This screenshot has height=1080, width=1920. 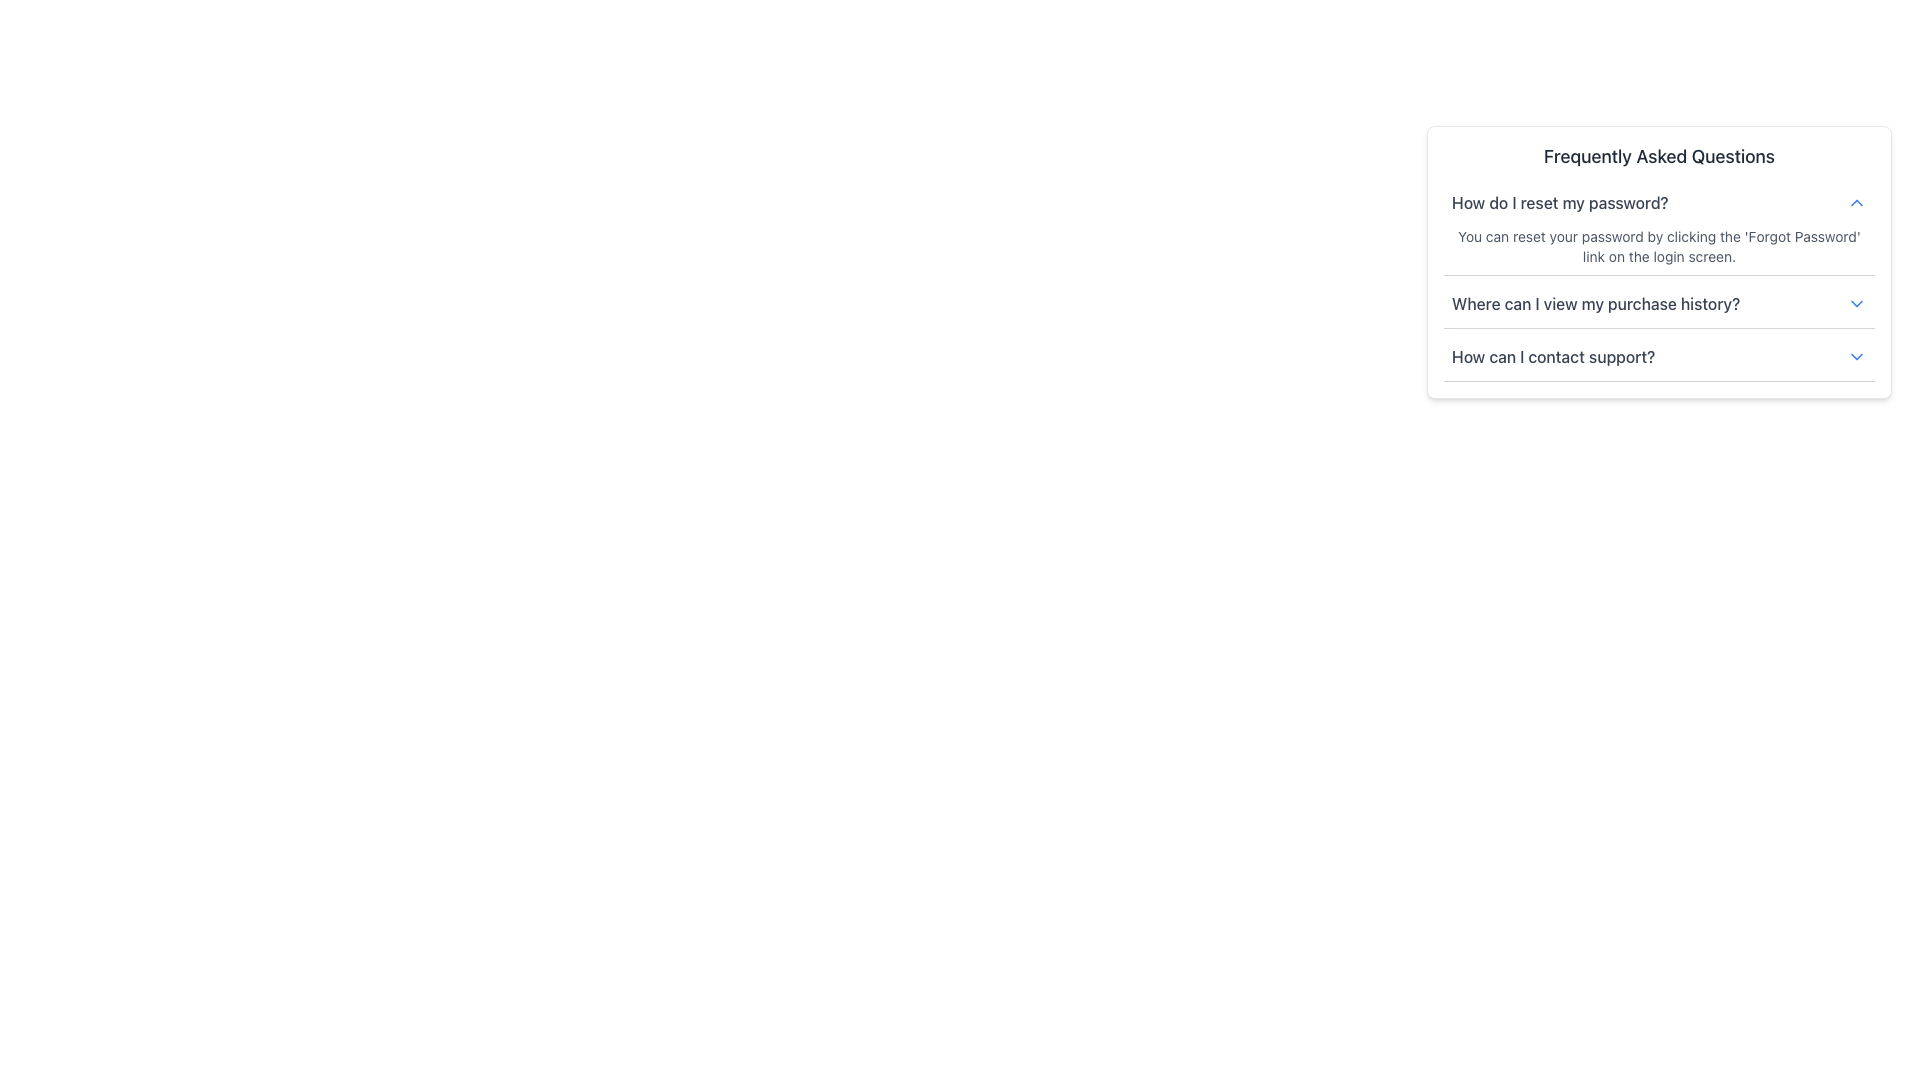 What do you see at coordinates (1552, 356) in the screenshot?
I see `the text label that reads 'How can I contact support?' which is styled in gray and is located in the FAQ panel` at bounding box center [1552, 356].